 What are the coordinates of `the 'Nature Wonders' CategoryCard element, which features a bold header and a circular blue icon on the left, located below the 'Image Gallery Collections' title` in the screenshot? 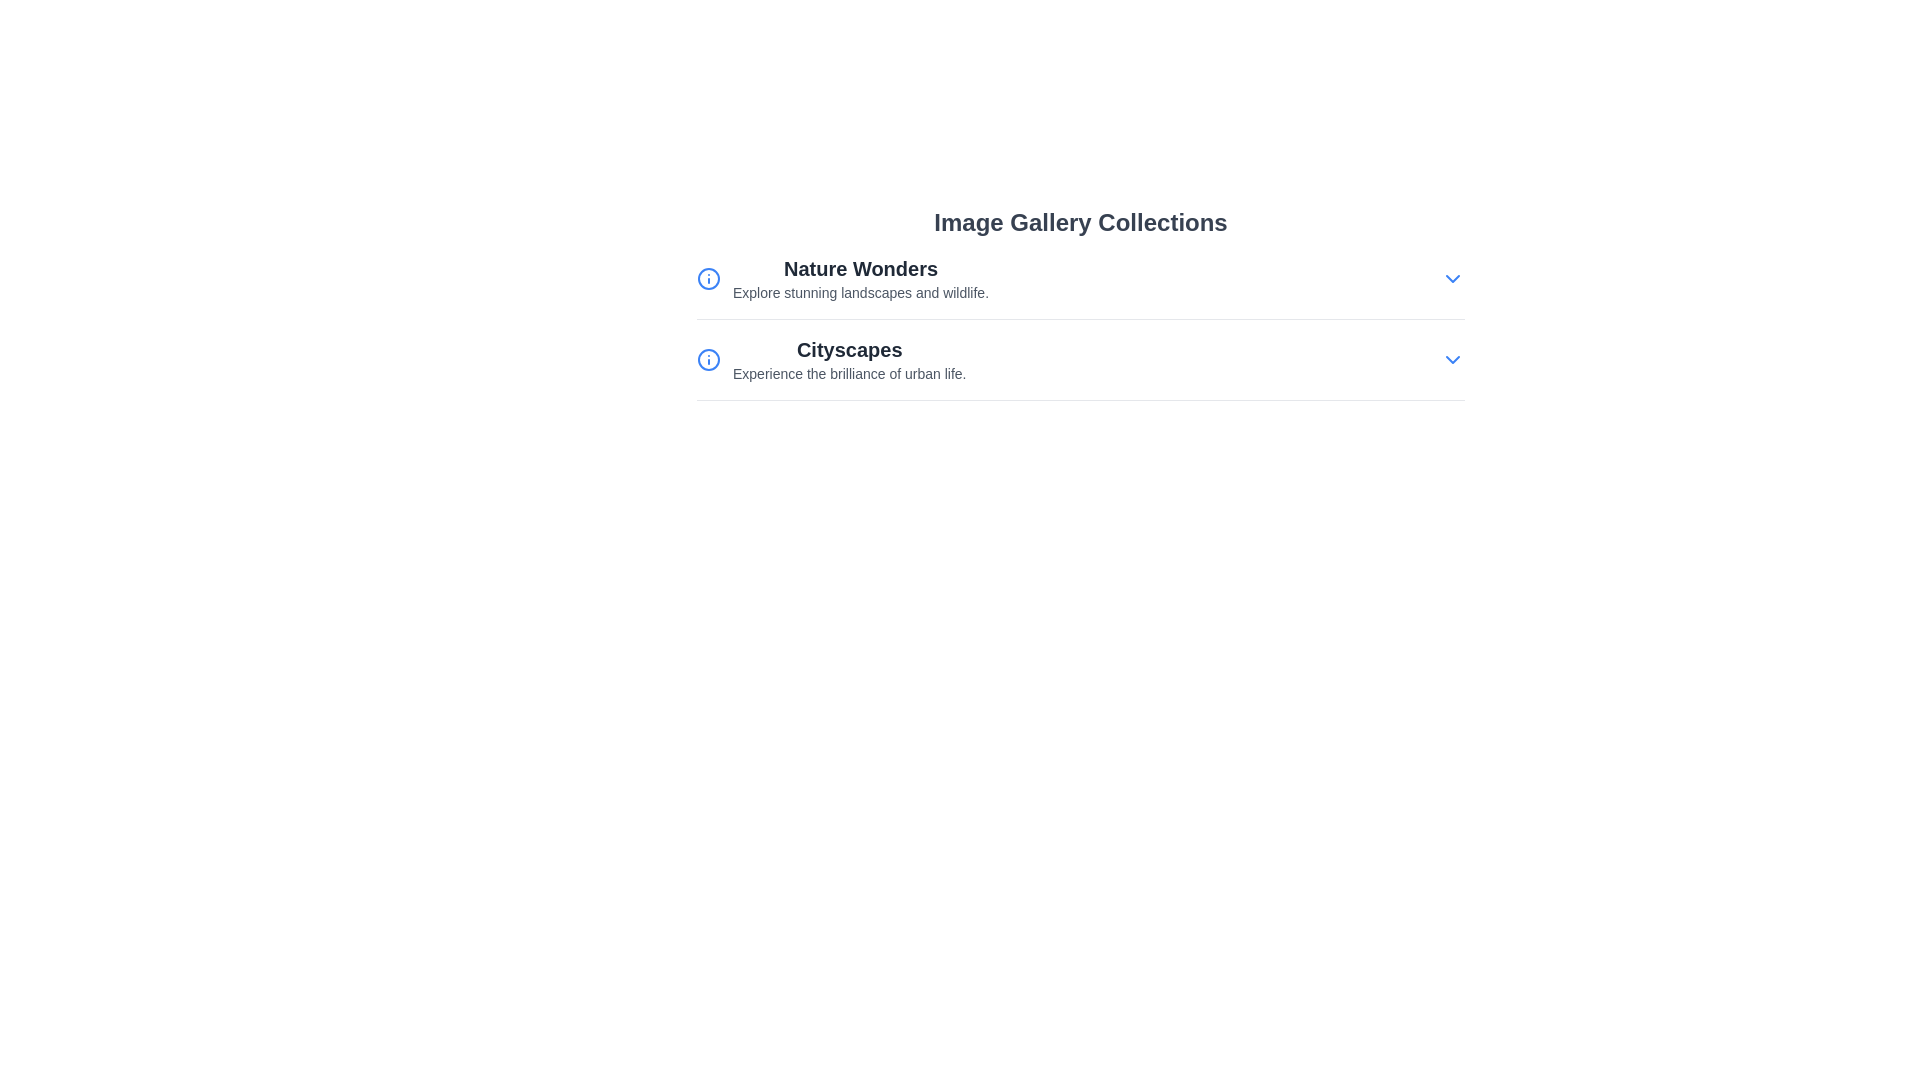 It's located at (843, 278).